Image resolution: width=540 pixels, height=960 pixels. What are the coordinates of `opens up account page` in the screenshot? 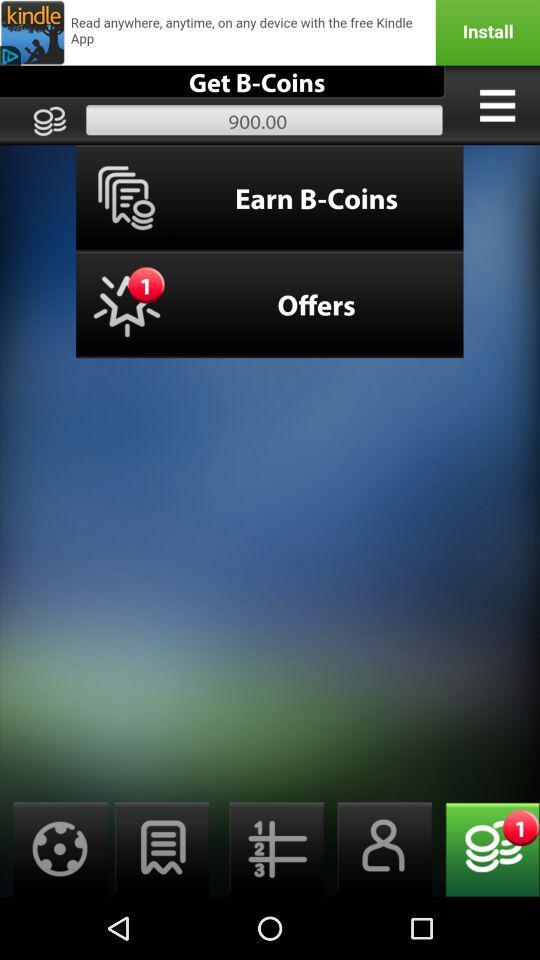 It's located at (378, 848).